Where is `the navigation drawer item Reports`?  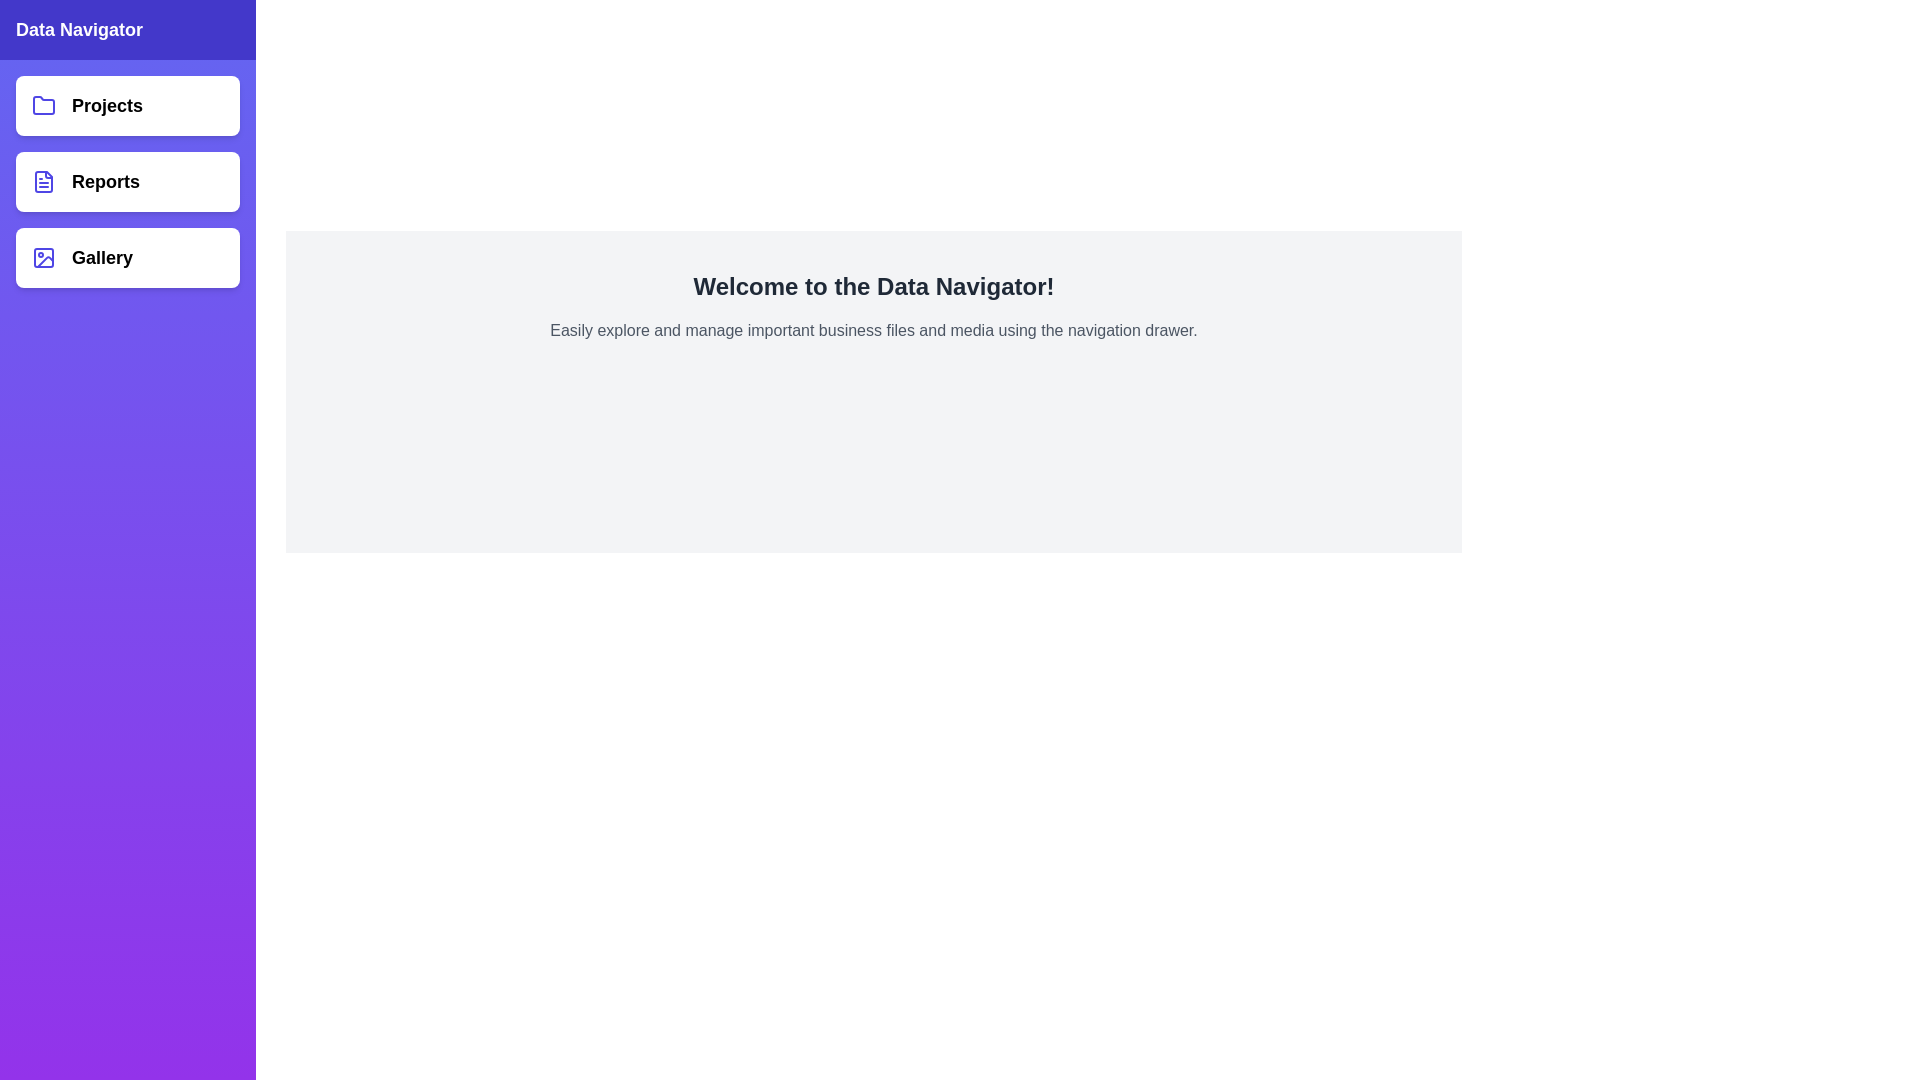 the navigation drawer item Reports is located at coordinates (127, 181).